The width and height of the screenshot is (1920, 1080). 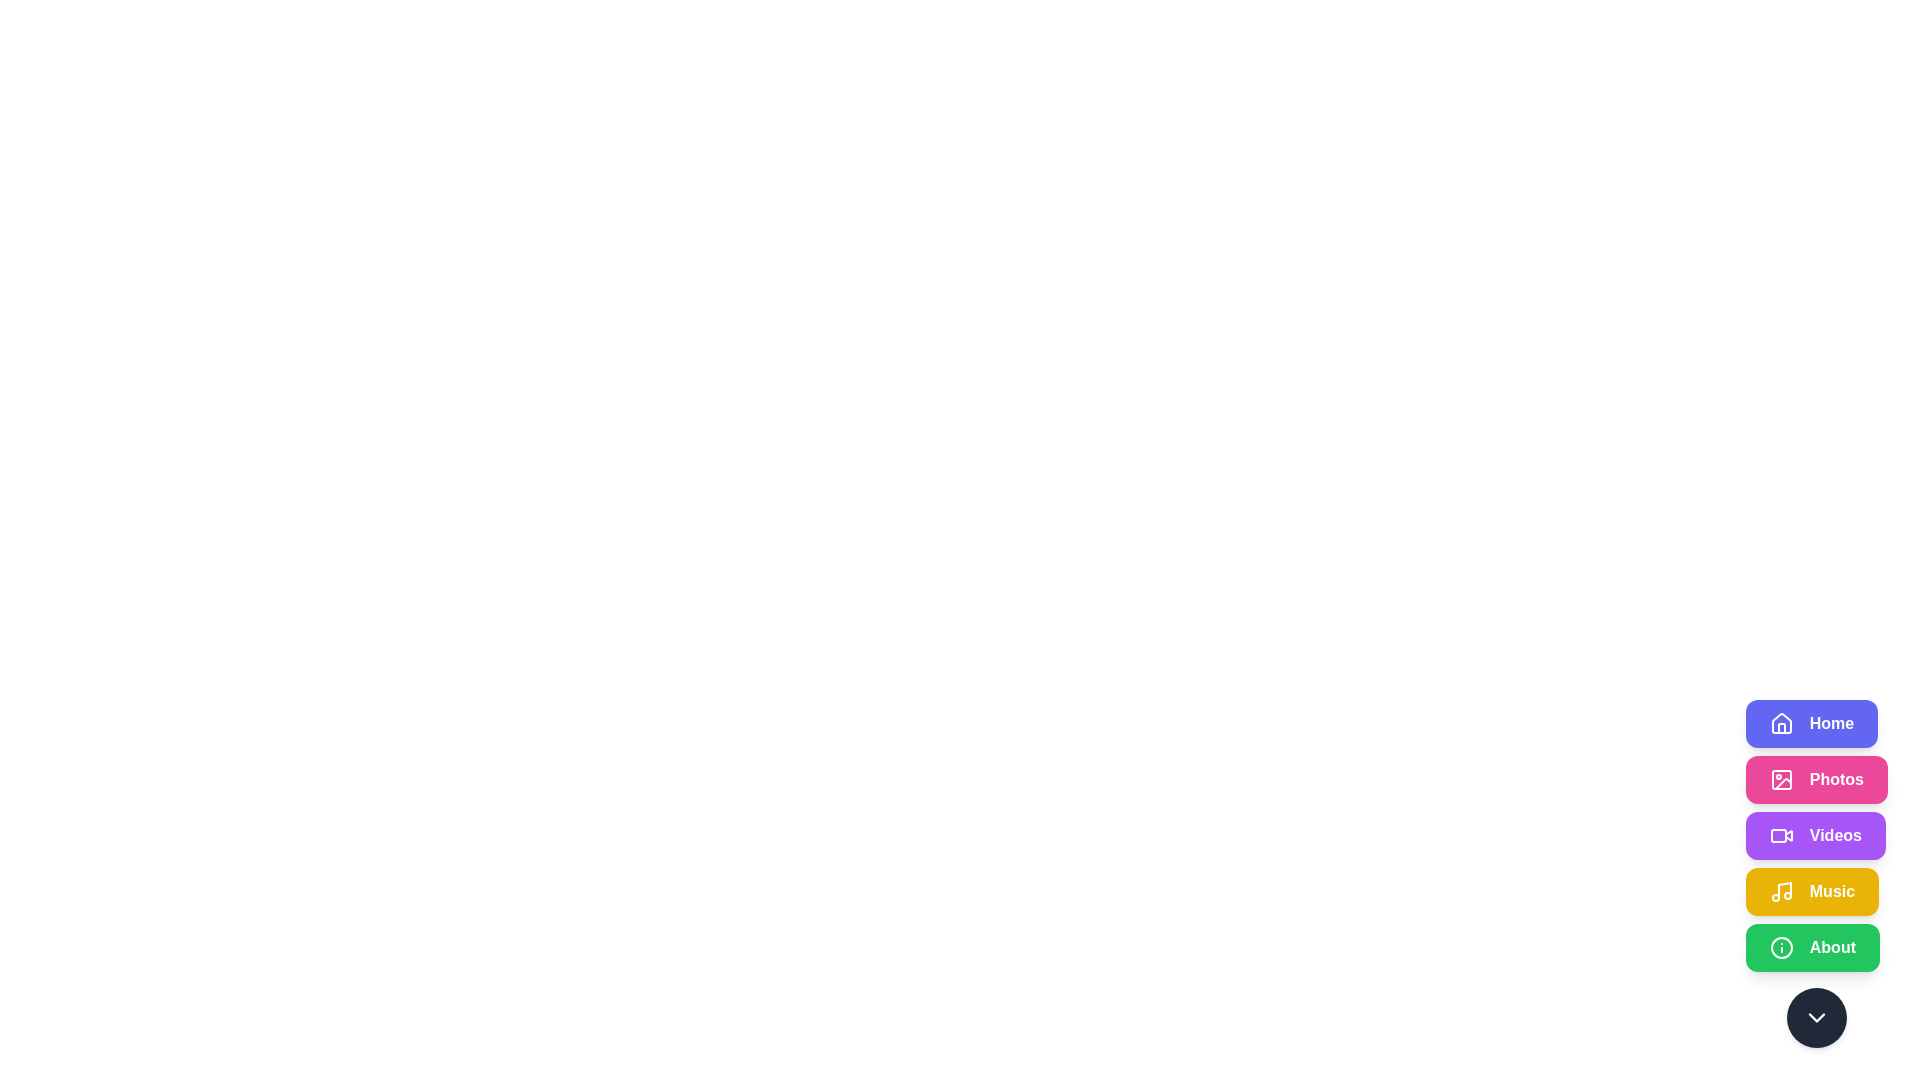 I want to click on the button corresponding to the section Home, so click(x=1811, y=724).